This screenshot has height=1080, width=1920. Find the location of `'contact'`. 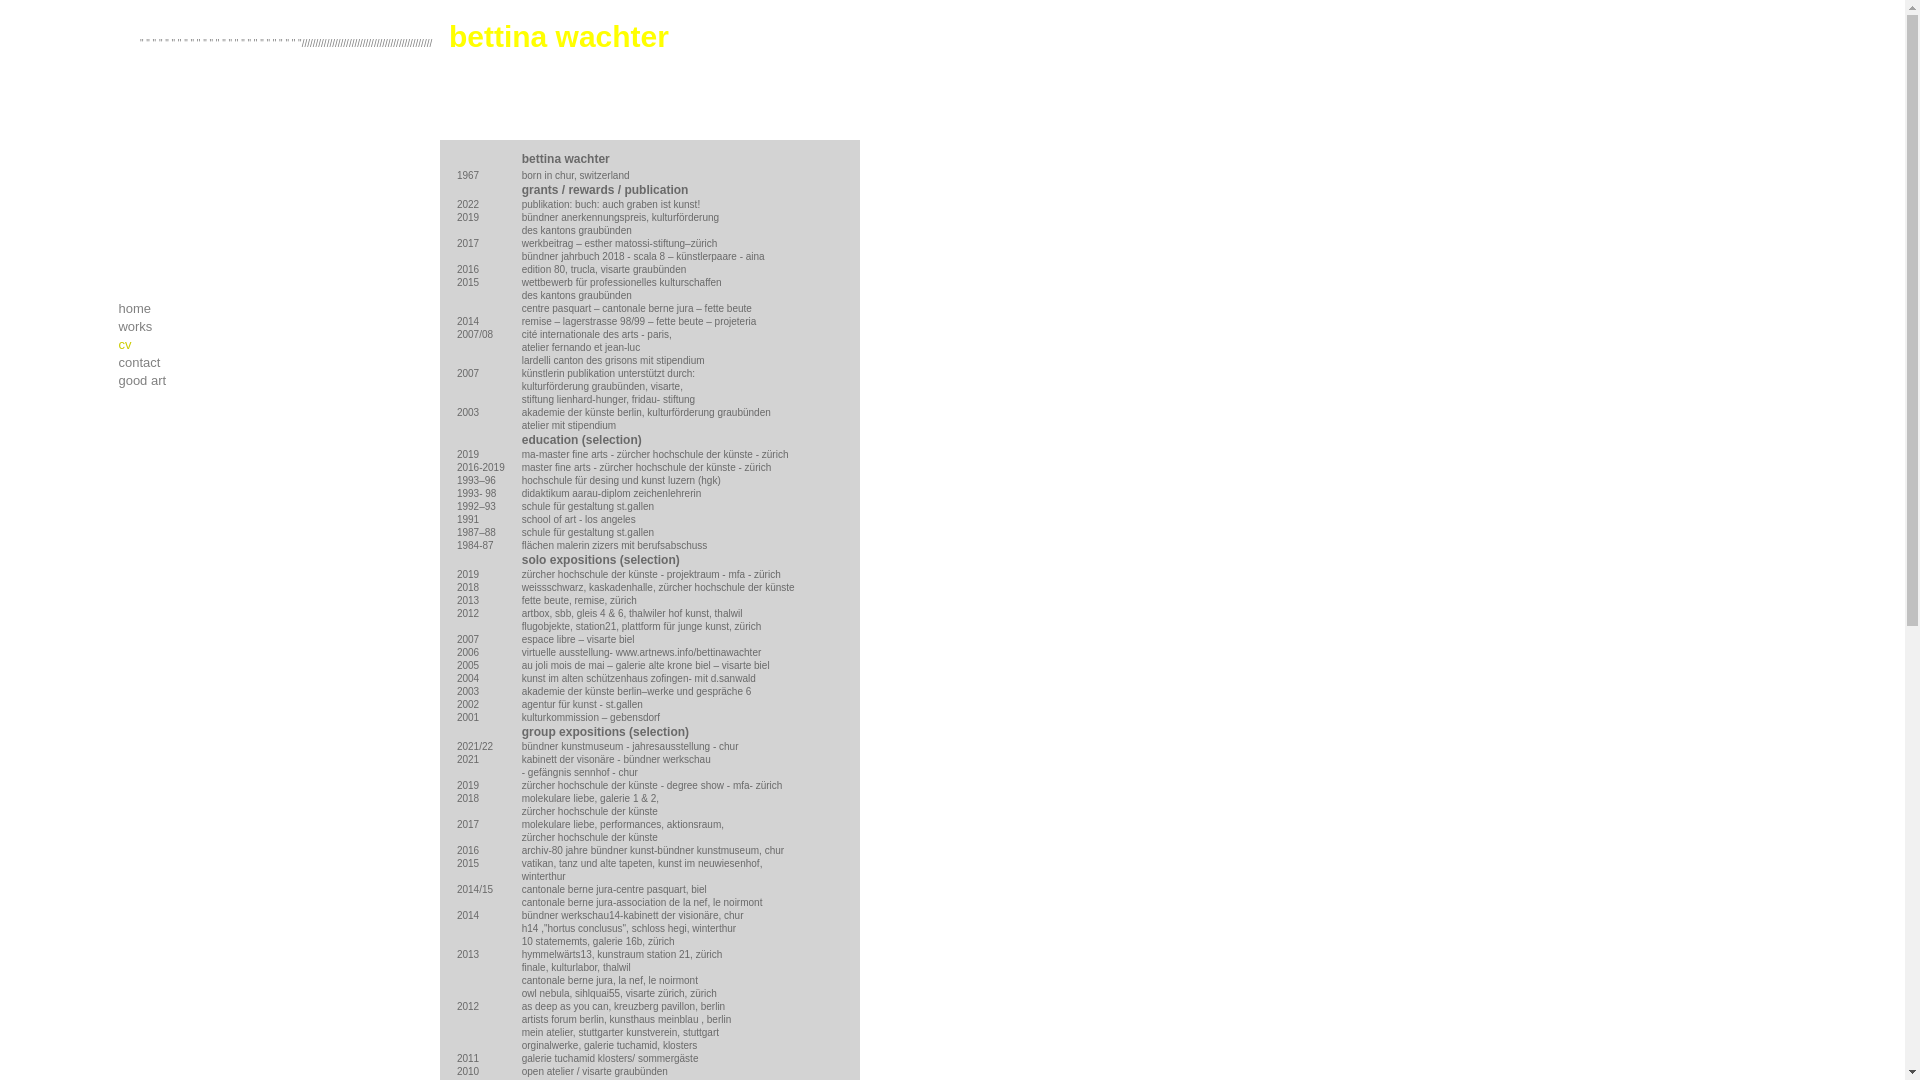

'contact' is located at coordinates (209, 362).